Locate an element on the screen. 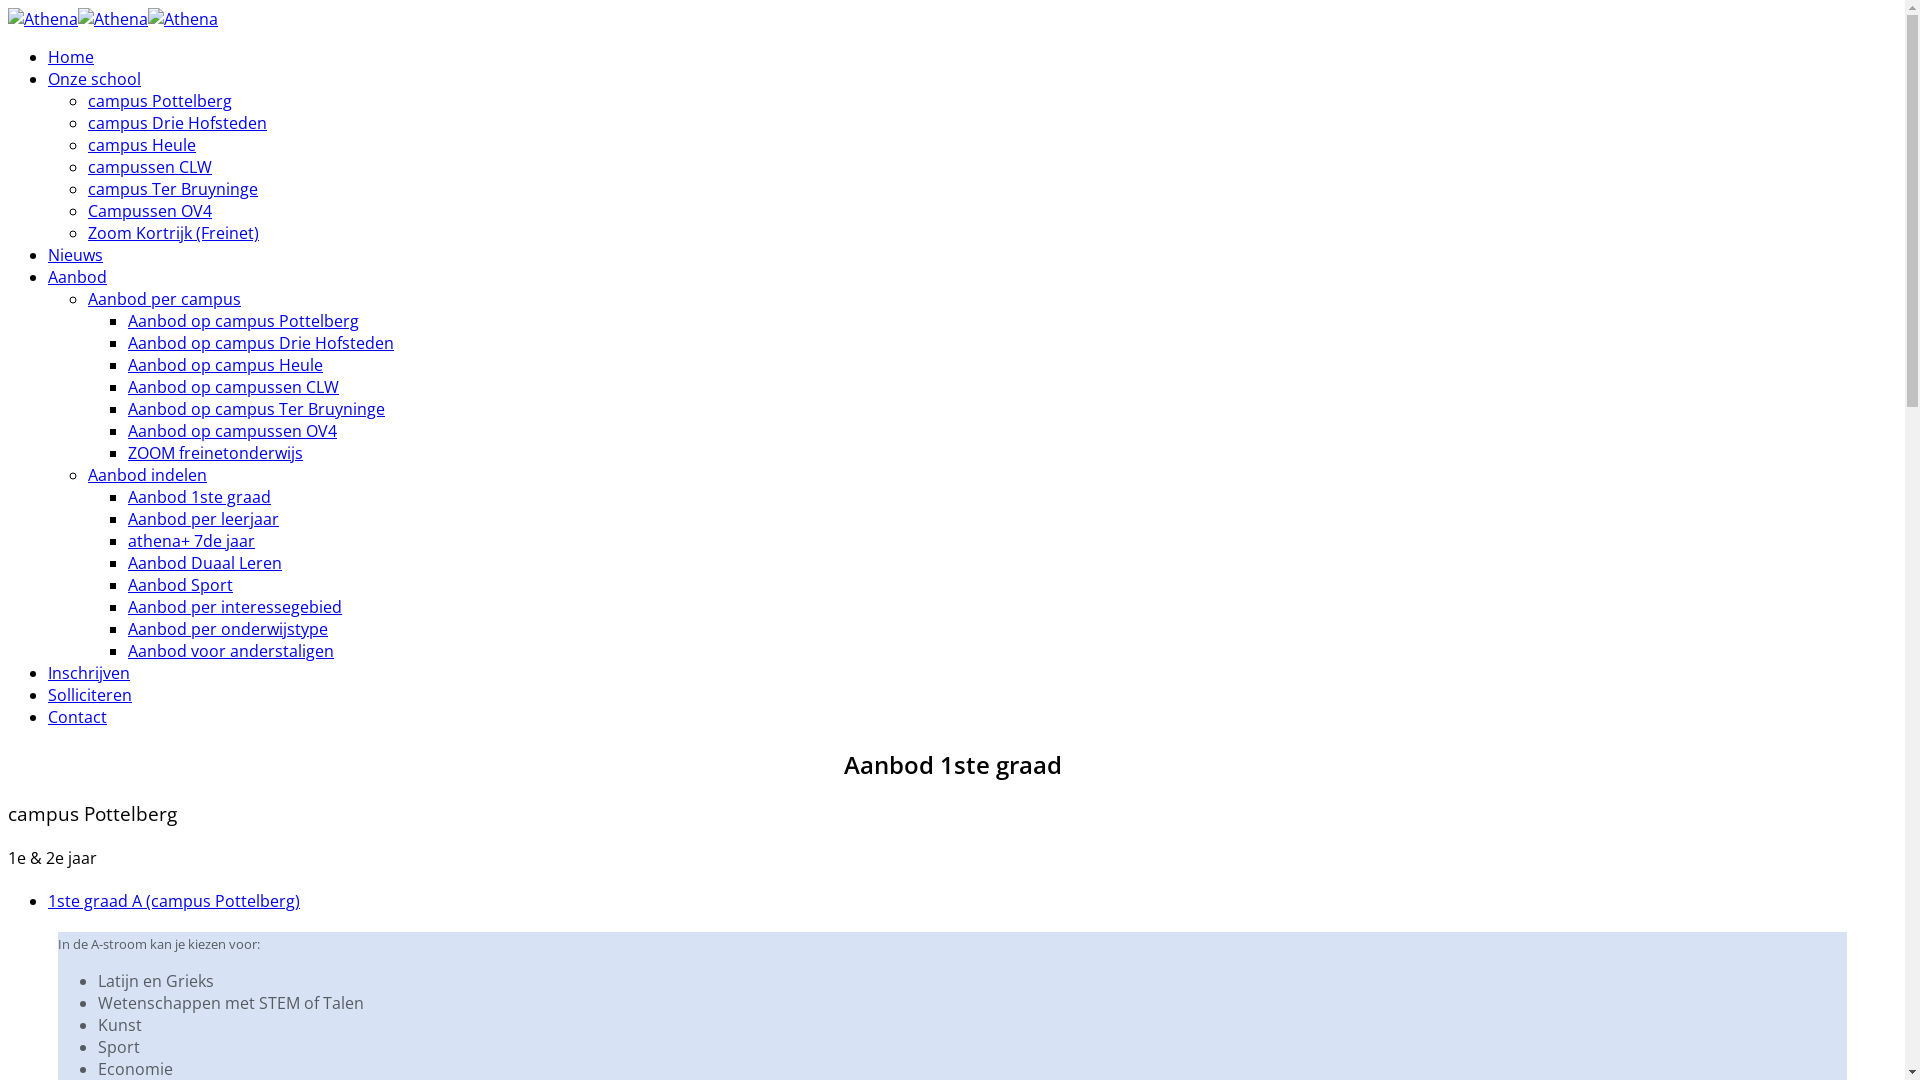  'campus Drie Hofsteden' is located at coordinates (177, 123).